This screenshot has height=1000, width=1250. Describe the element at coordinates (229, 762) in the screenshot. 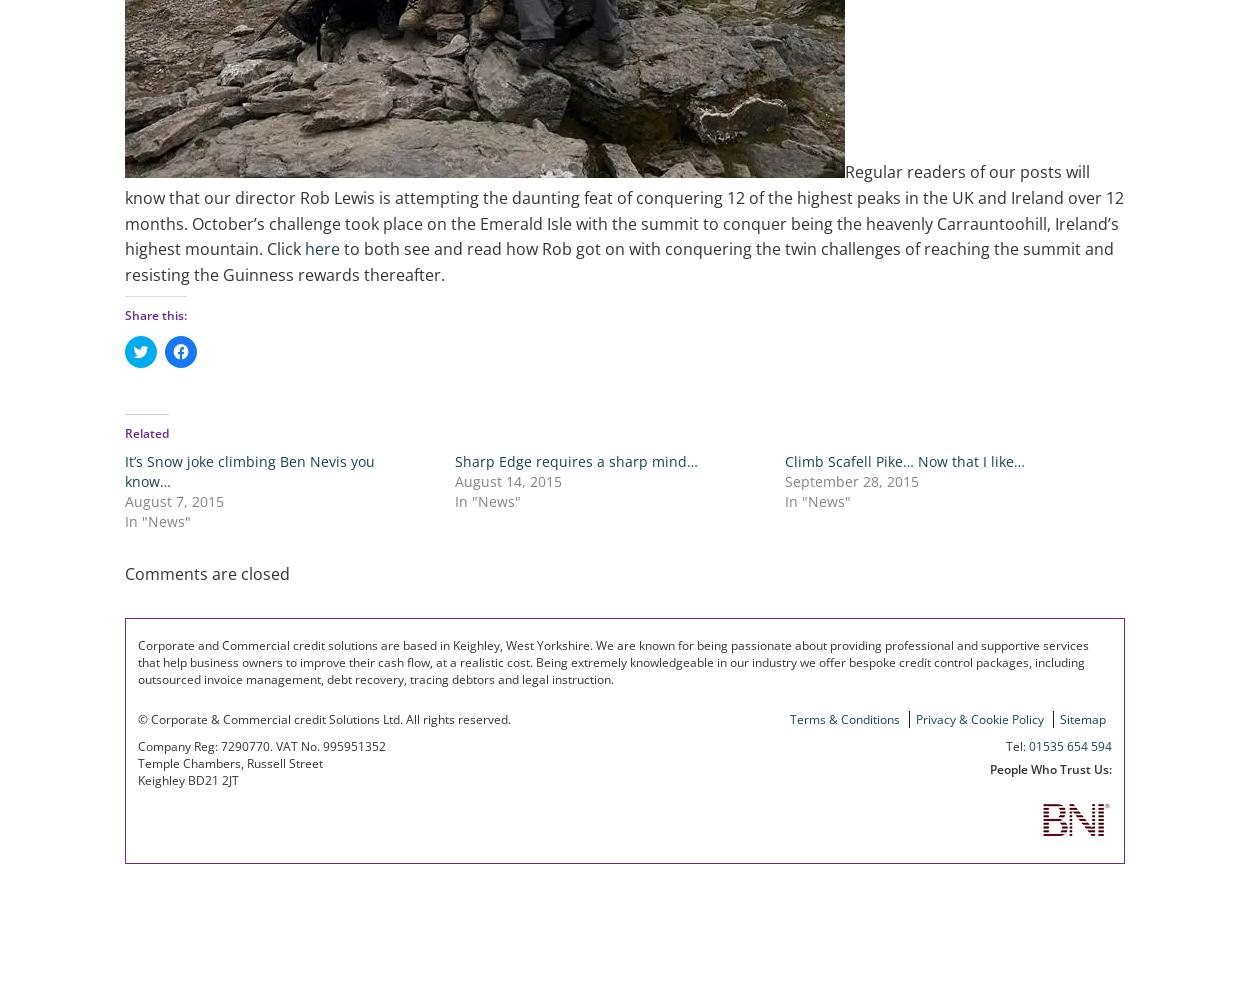

I see `'Temple Chambers, Russell Street'` at that location.